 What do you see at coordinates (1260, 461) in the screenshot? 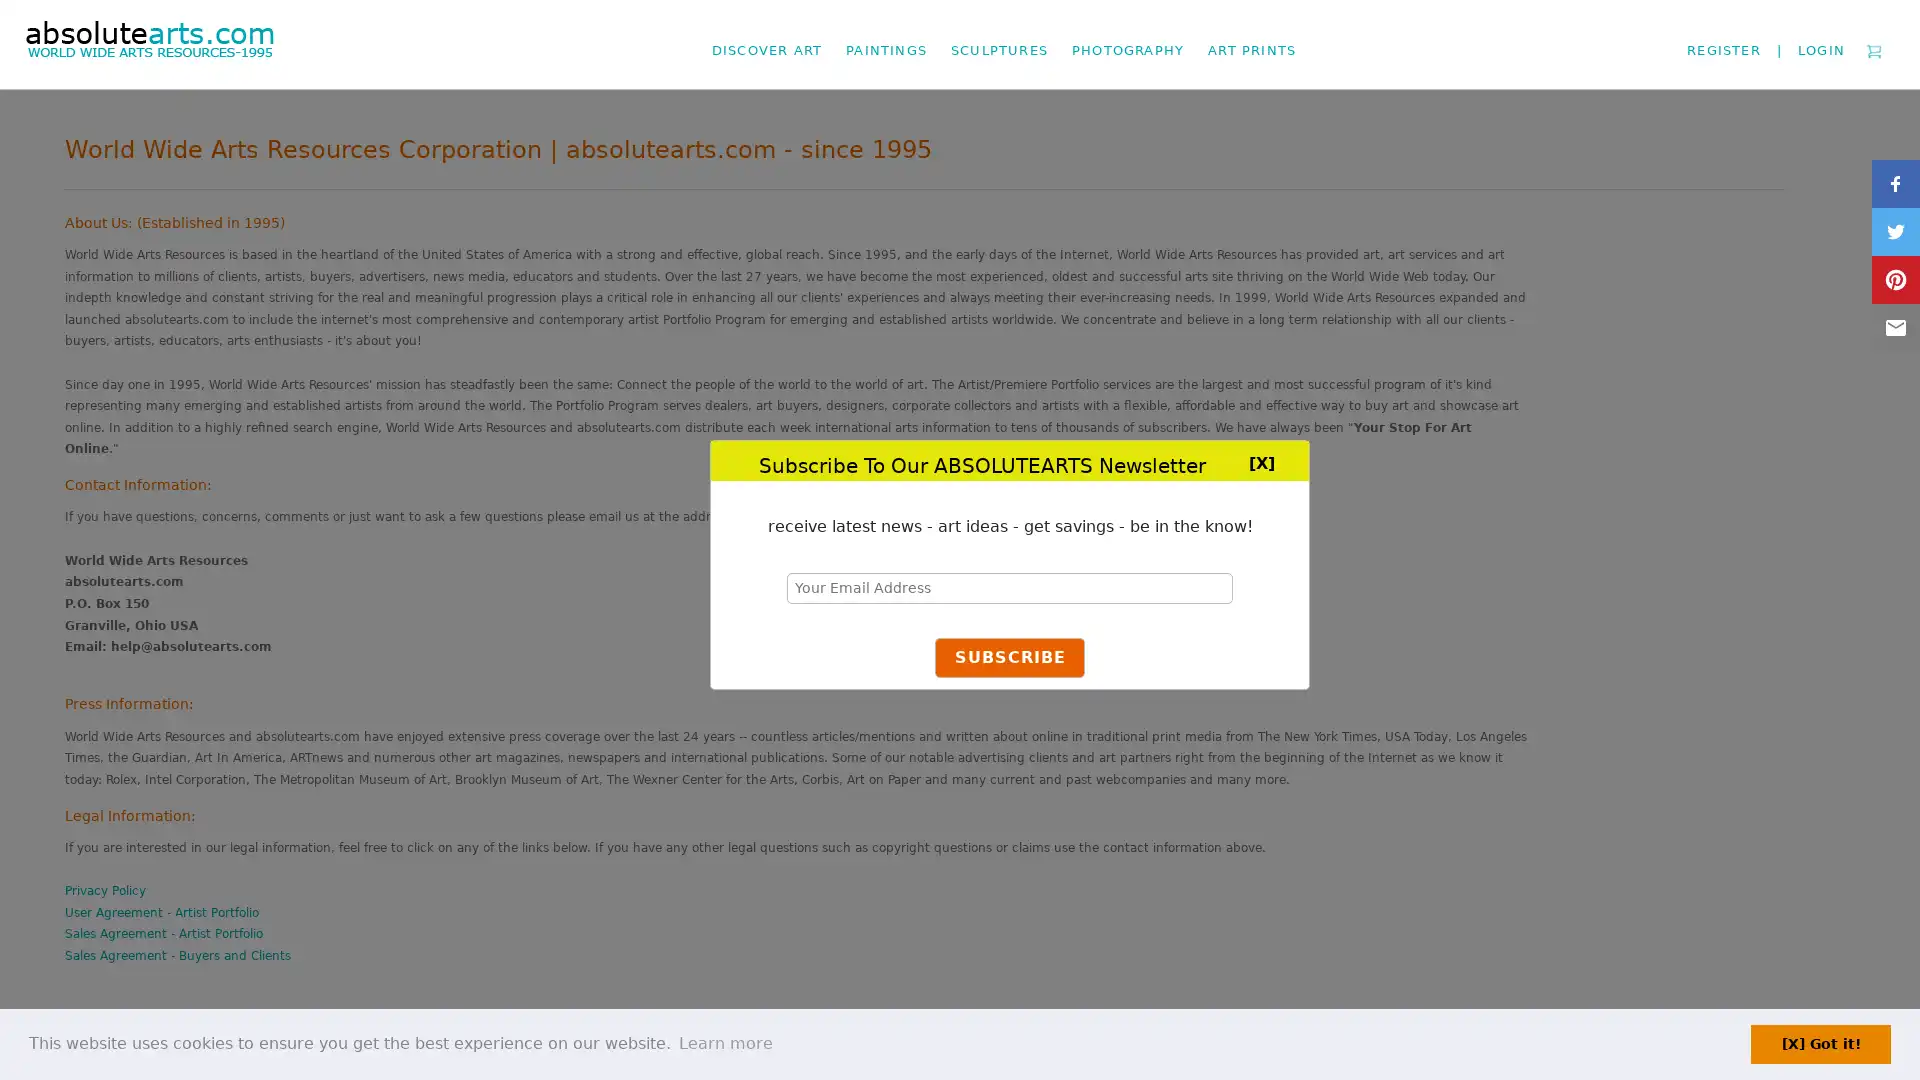
I see `[X]` at bounding box center [1260, 461].